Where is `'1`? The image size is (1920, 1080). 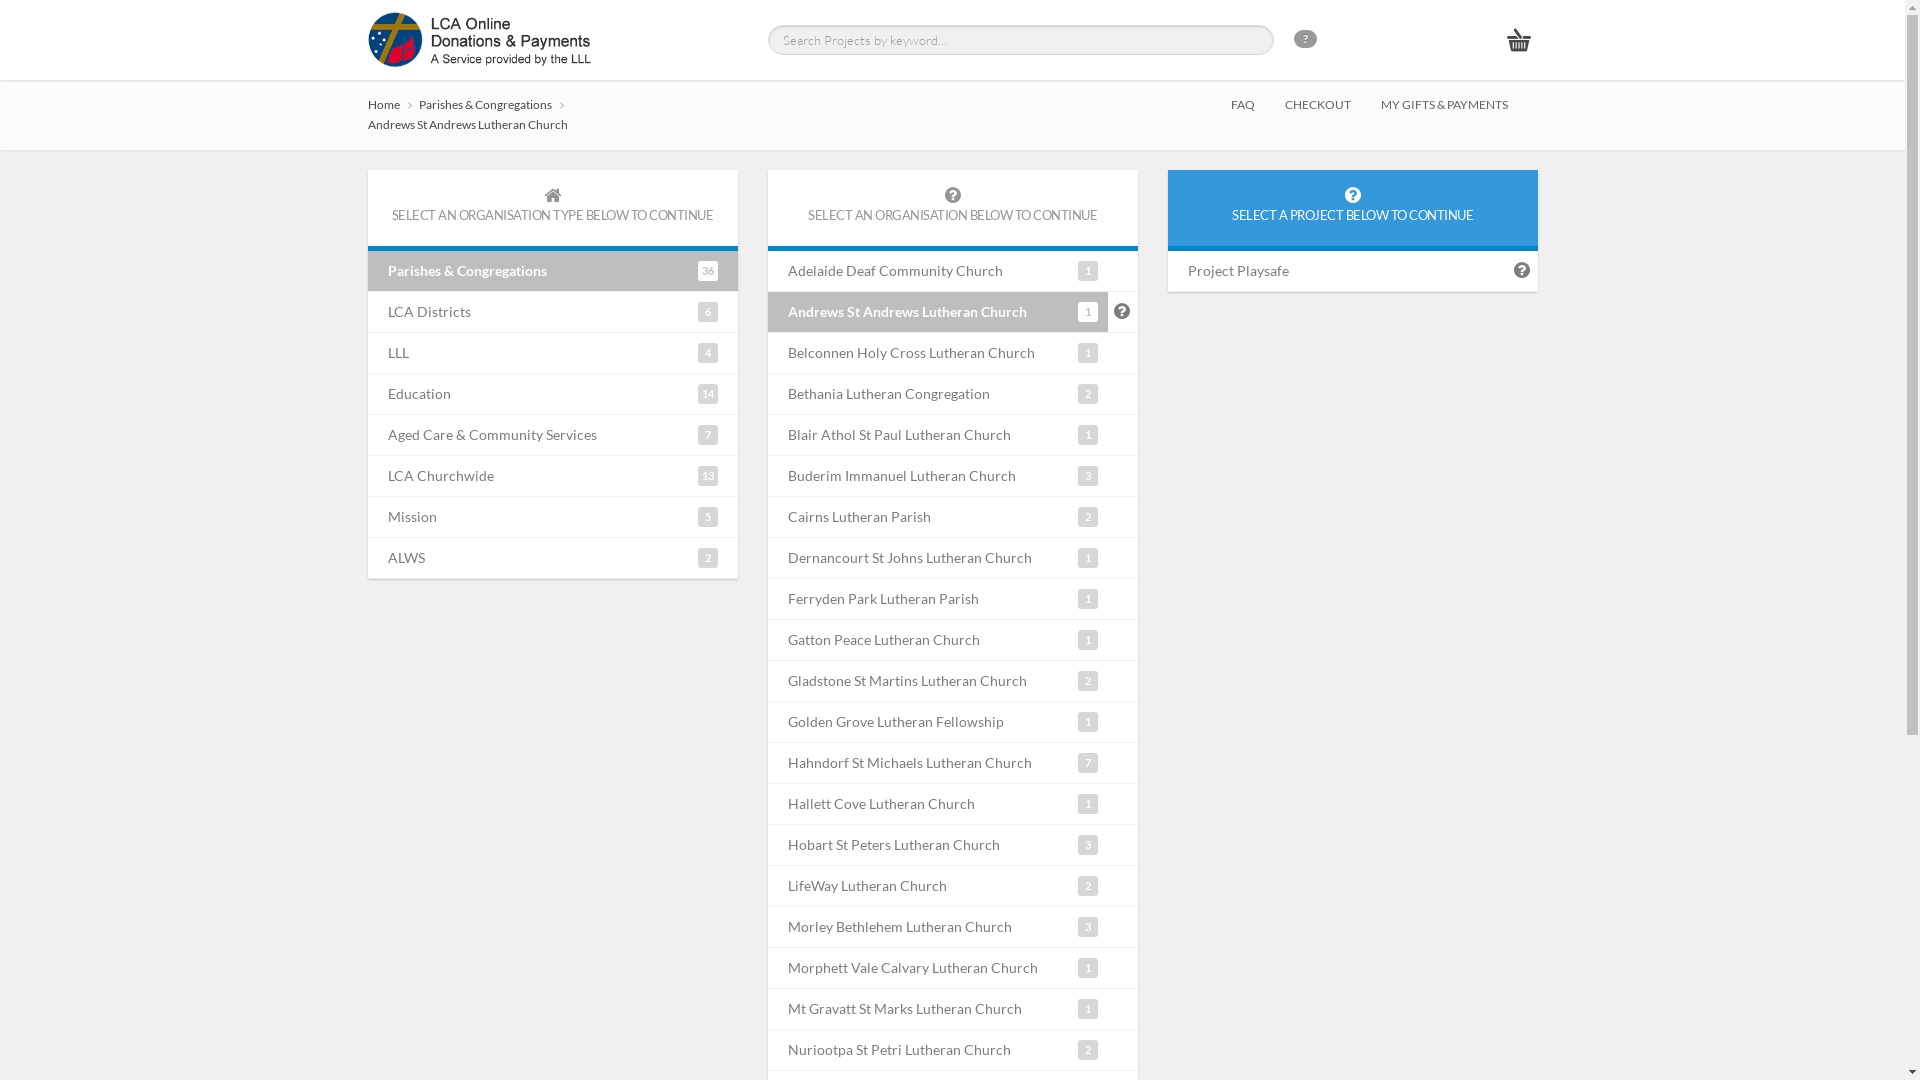 '1 is located at coordinates (936, 640).